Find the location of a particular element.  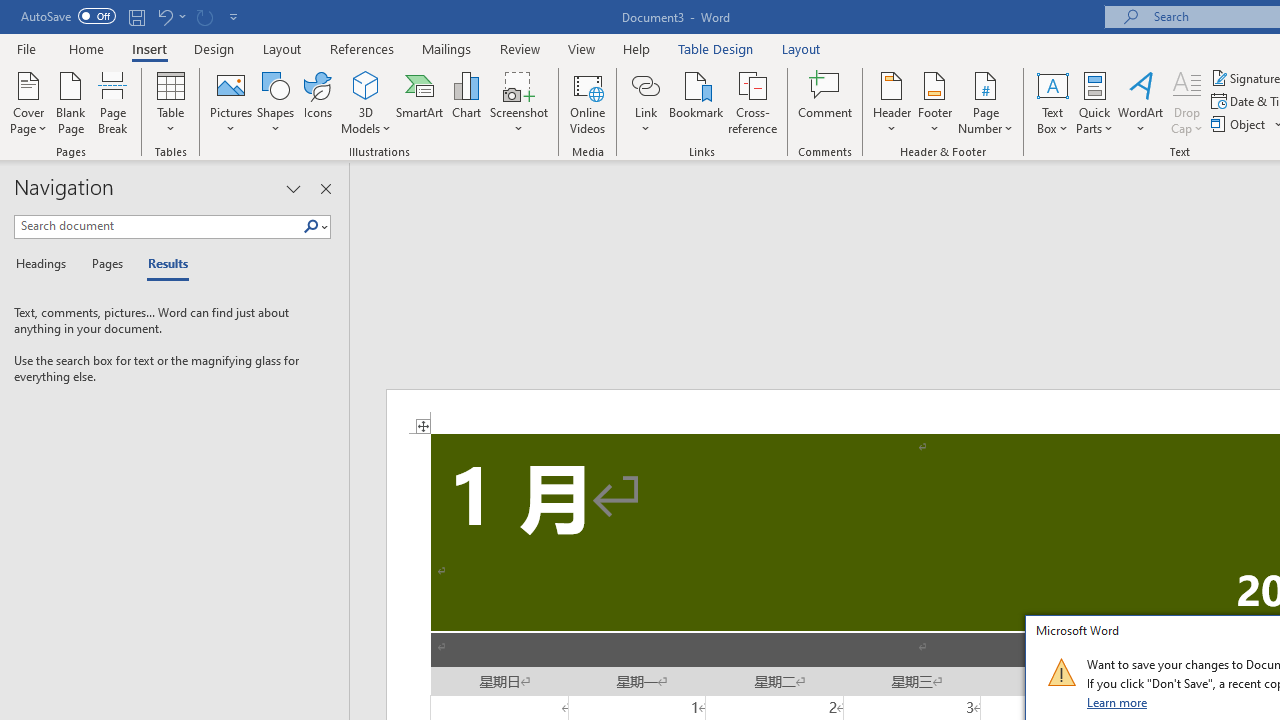

'Page Number' is located at coordinates (986, 103).